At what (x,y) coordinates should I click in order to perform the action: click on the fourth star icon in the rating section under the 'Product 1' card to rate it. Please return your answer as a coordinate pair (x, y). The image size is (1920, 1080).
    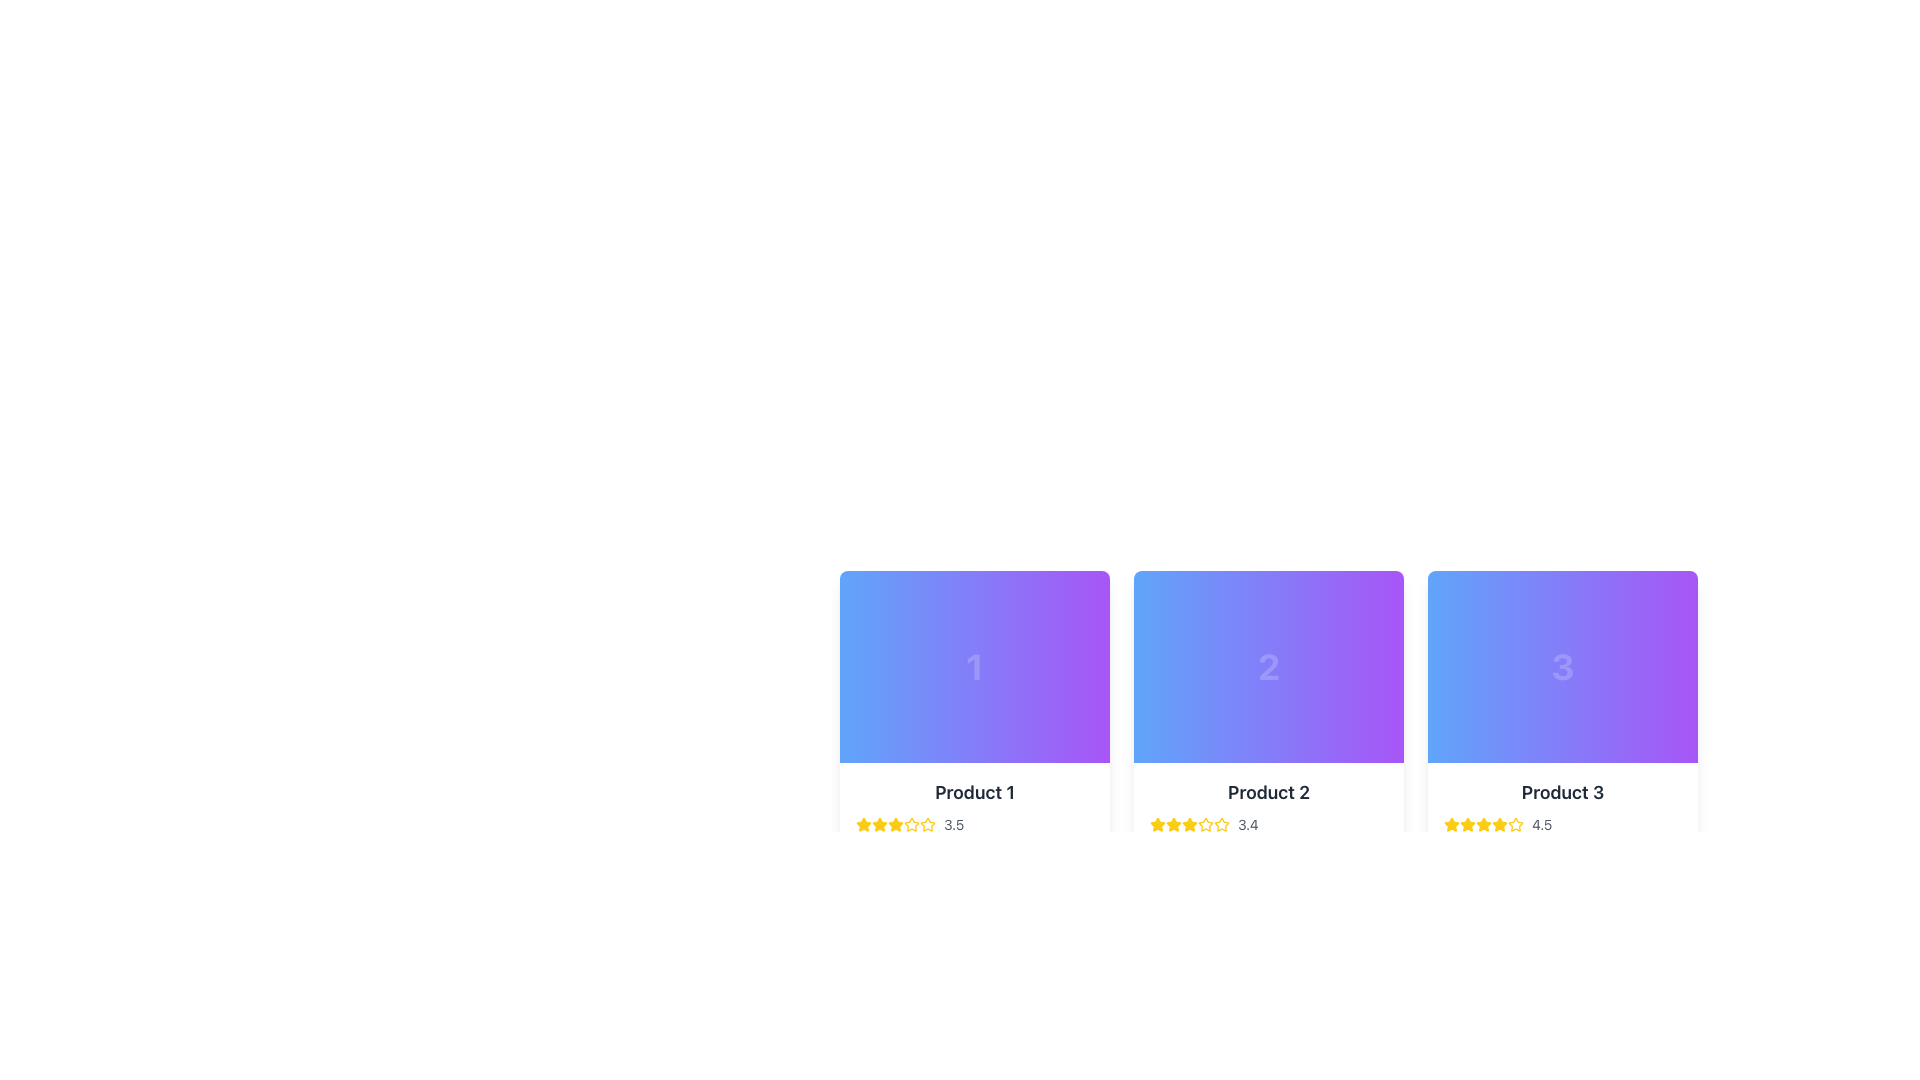
    Looking at the image, I should click on (911, 824).